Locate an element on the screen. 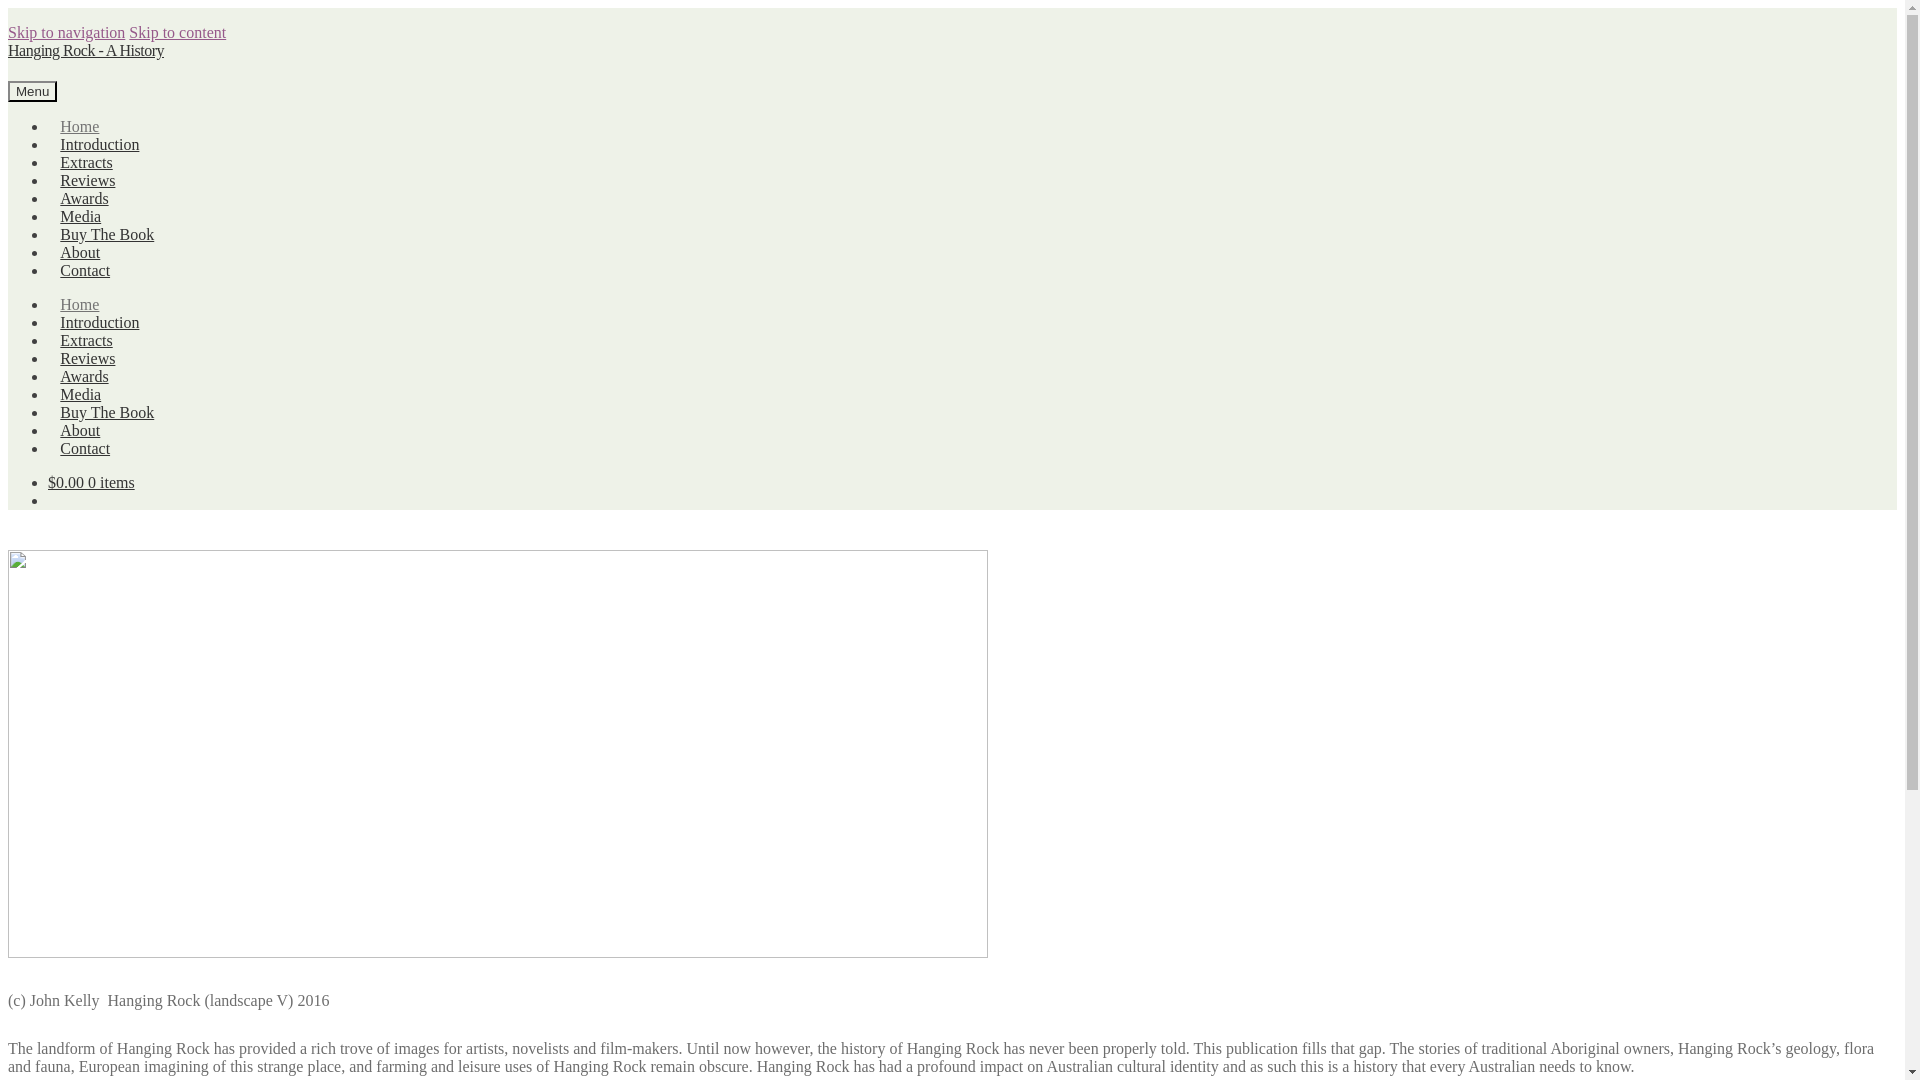  '$0.00 0 items' is located at coordinates (90, 482).